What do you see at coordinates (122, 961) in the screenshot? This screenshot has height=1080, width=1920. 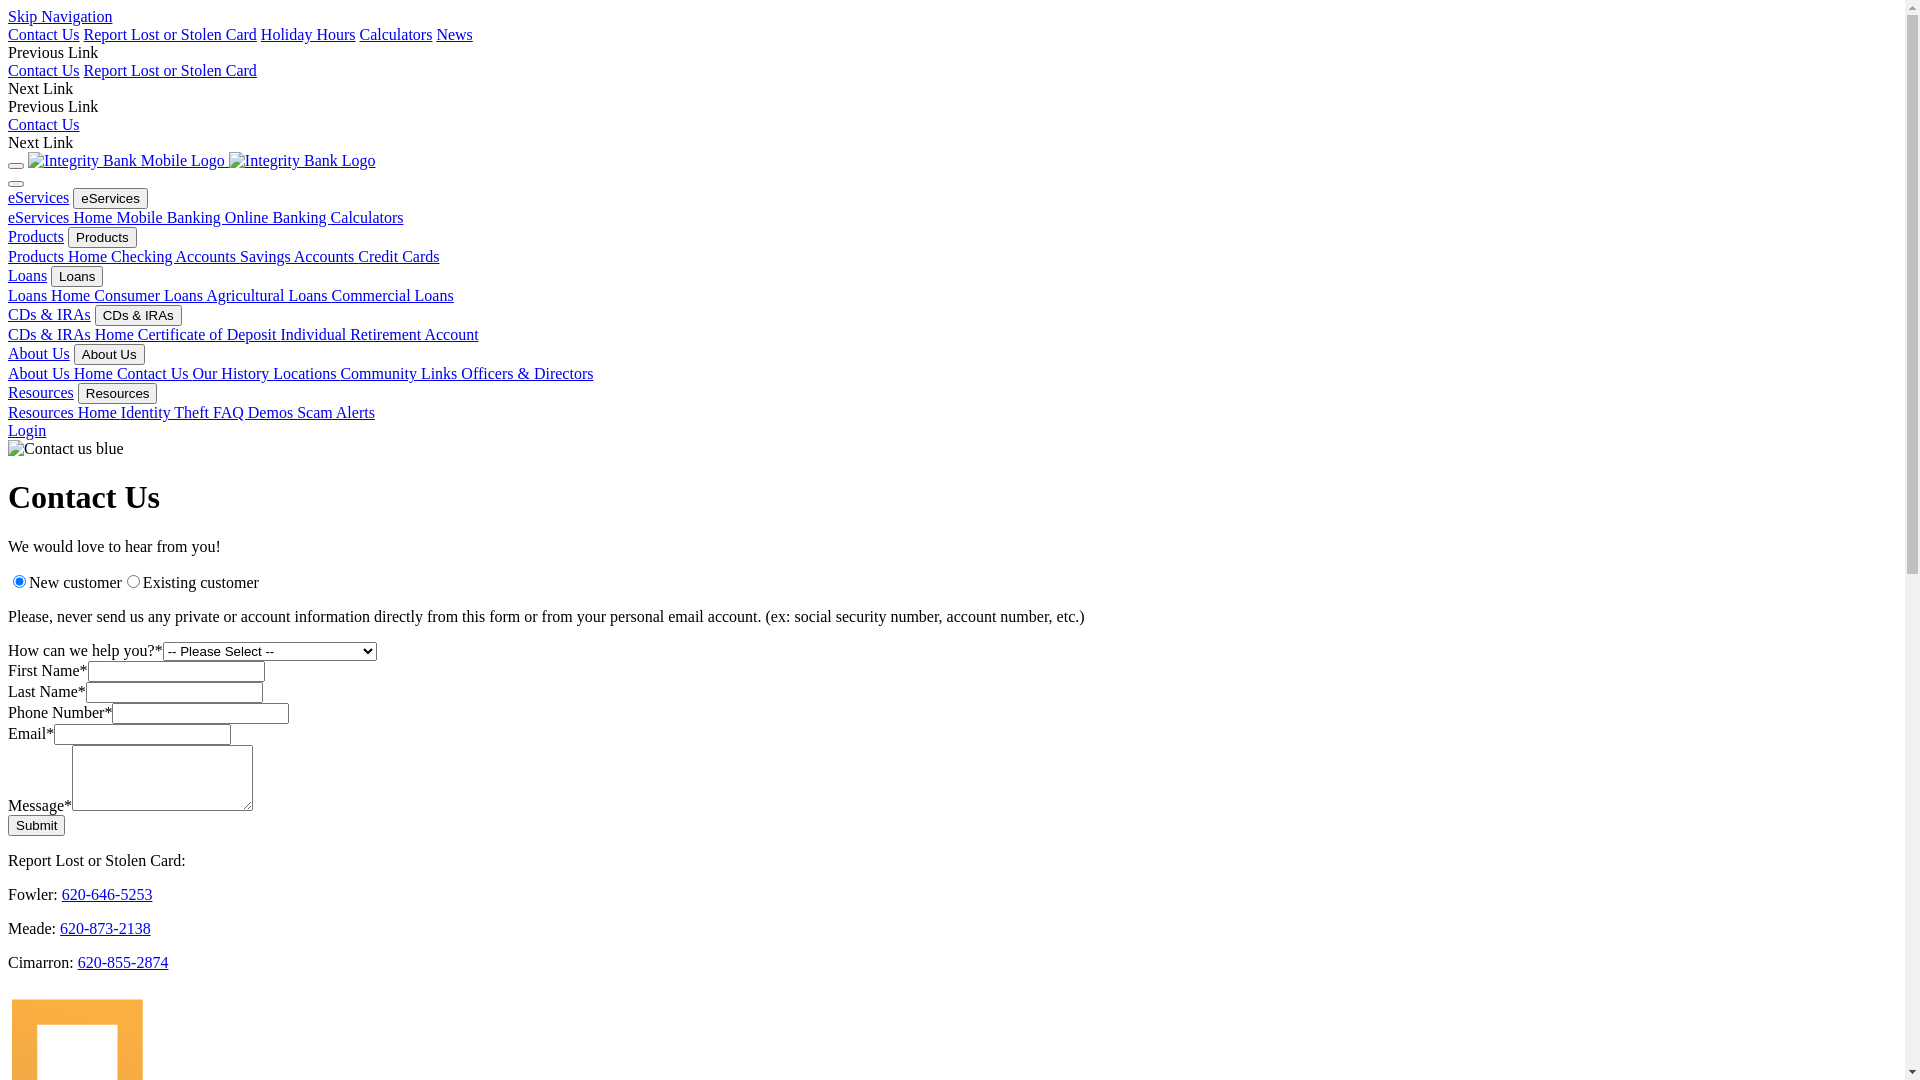 I see `'620-855-2874'` at bounding box center [122, 961].